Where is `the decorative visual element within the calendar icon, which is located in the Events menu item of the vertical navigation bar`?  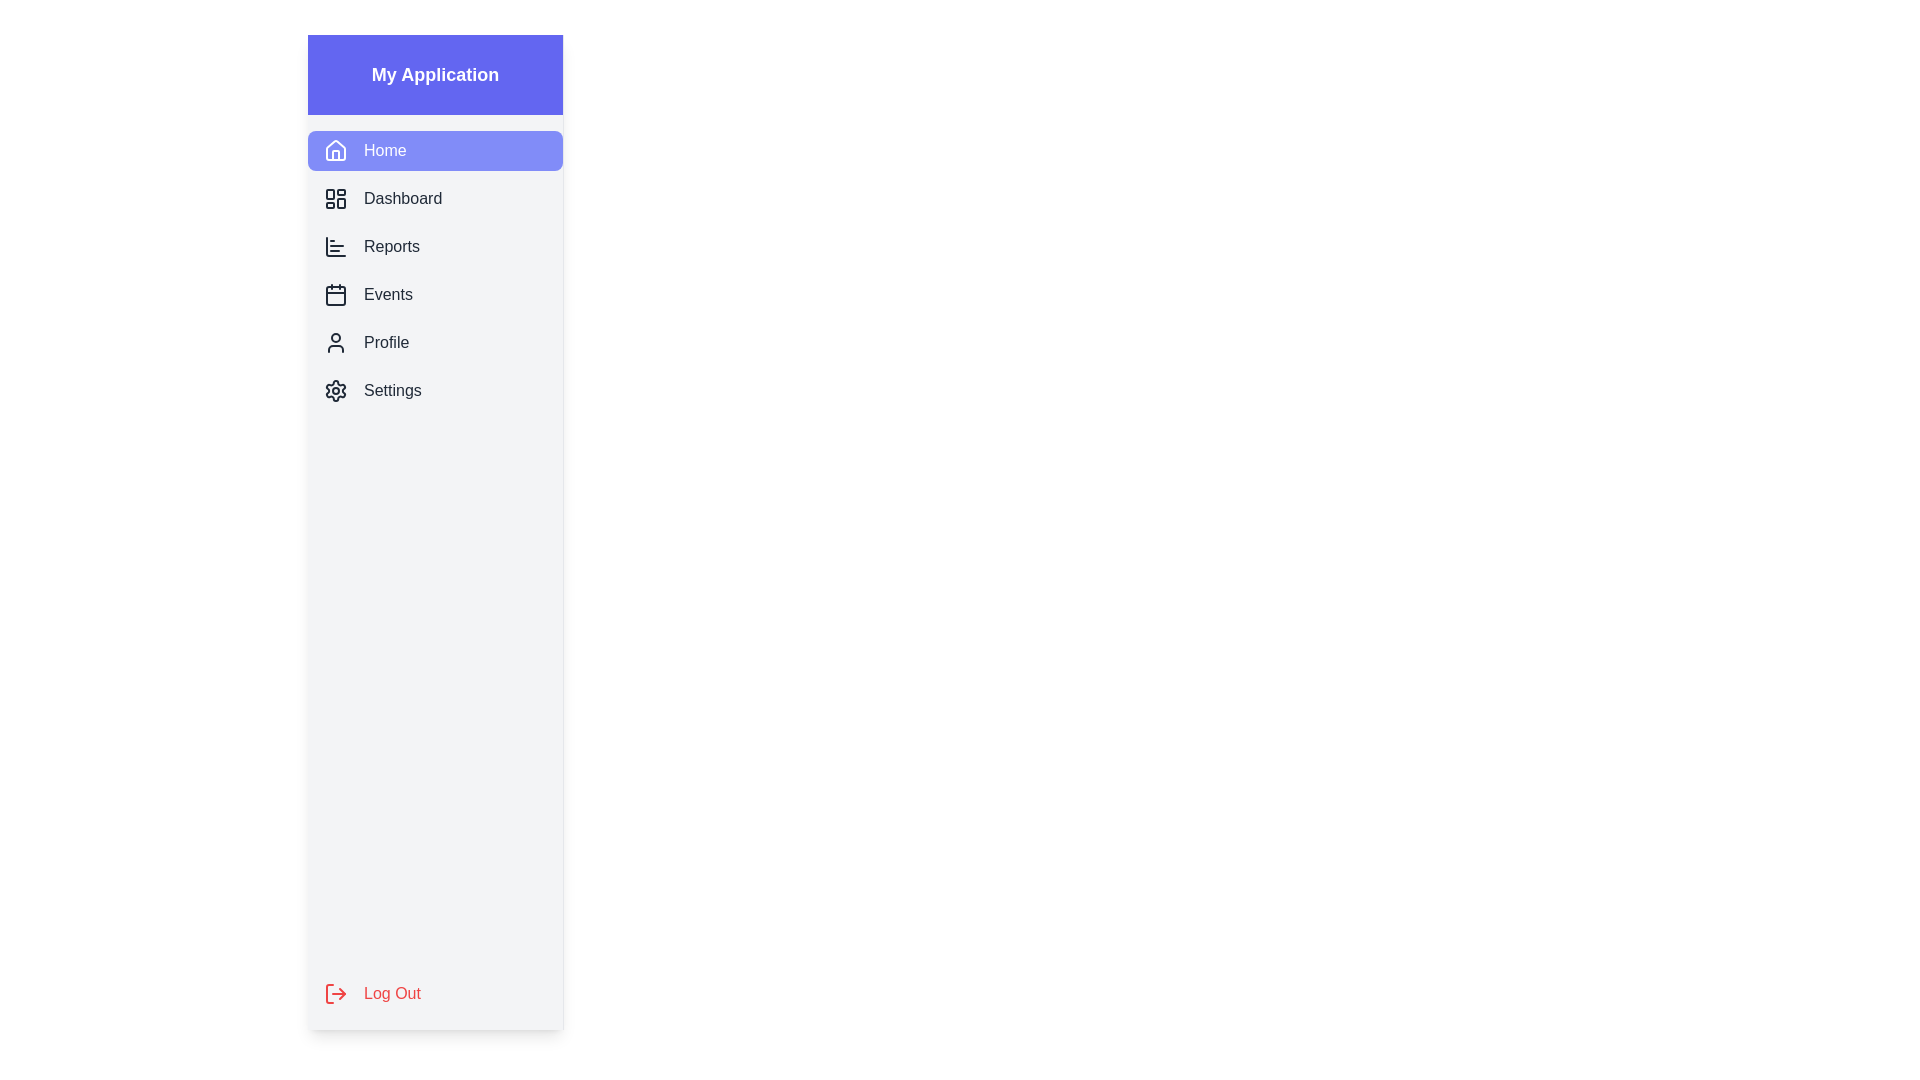
the decorative visual element within the calendar icon, which is located in the Events menu item of the vertical navigation bar is located at coordinates (336, 296).